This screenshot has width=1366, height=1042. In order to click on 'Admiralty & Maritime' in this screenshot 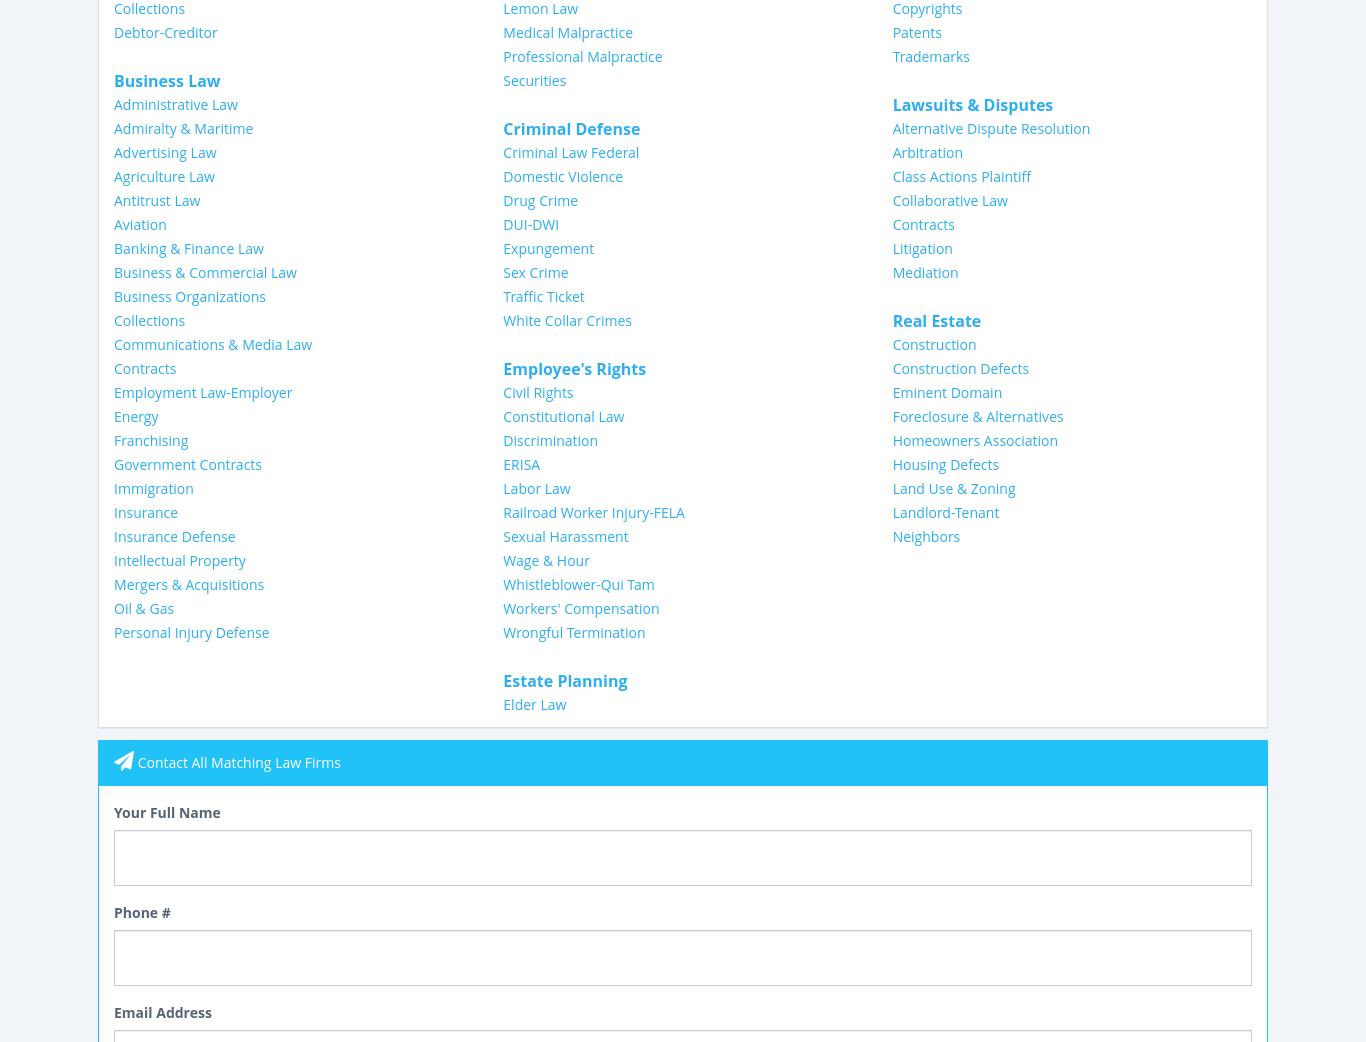, I will do `click(182, 127)`.